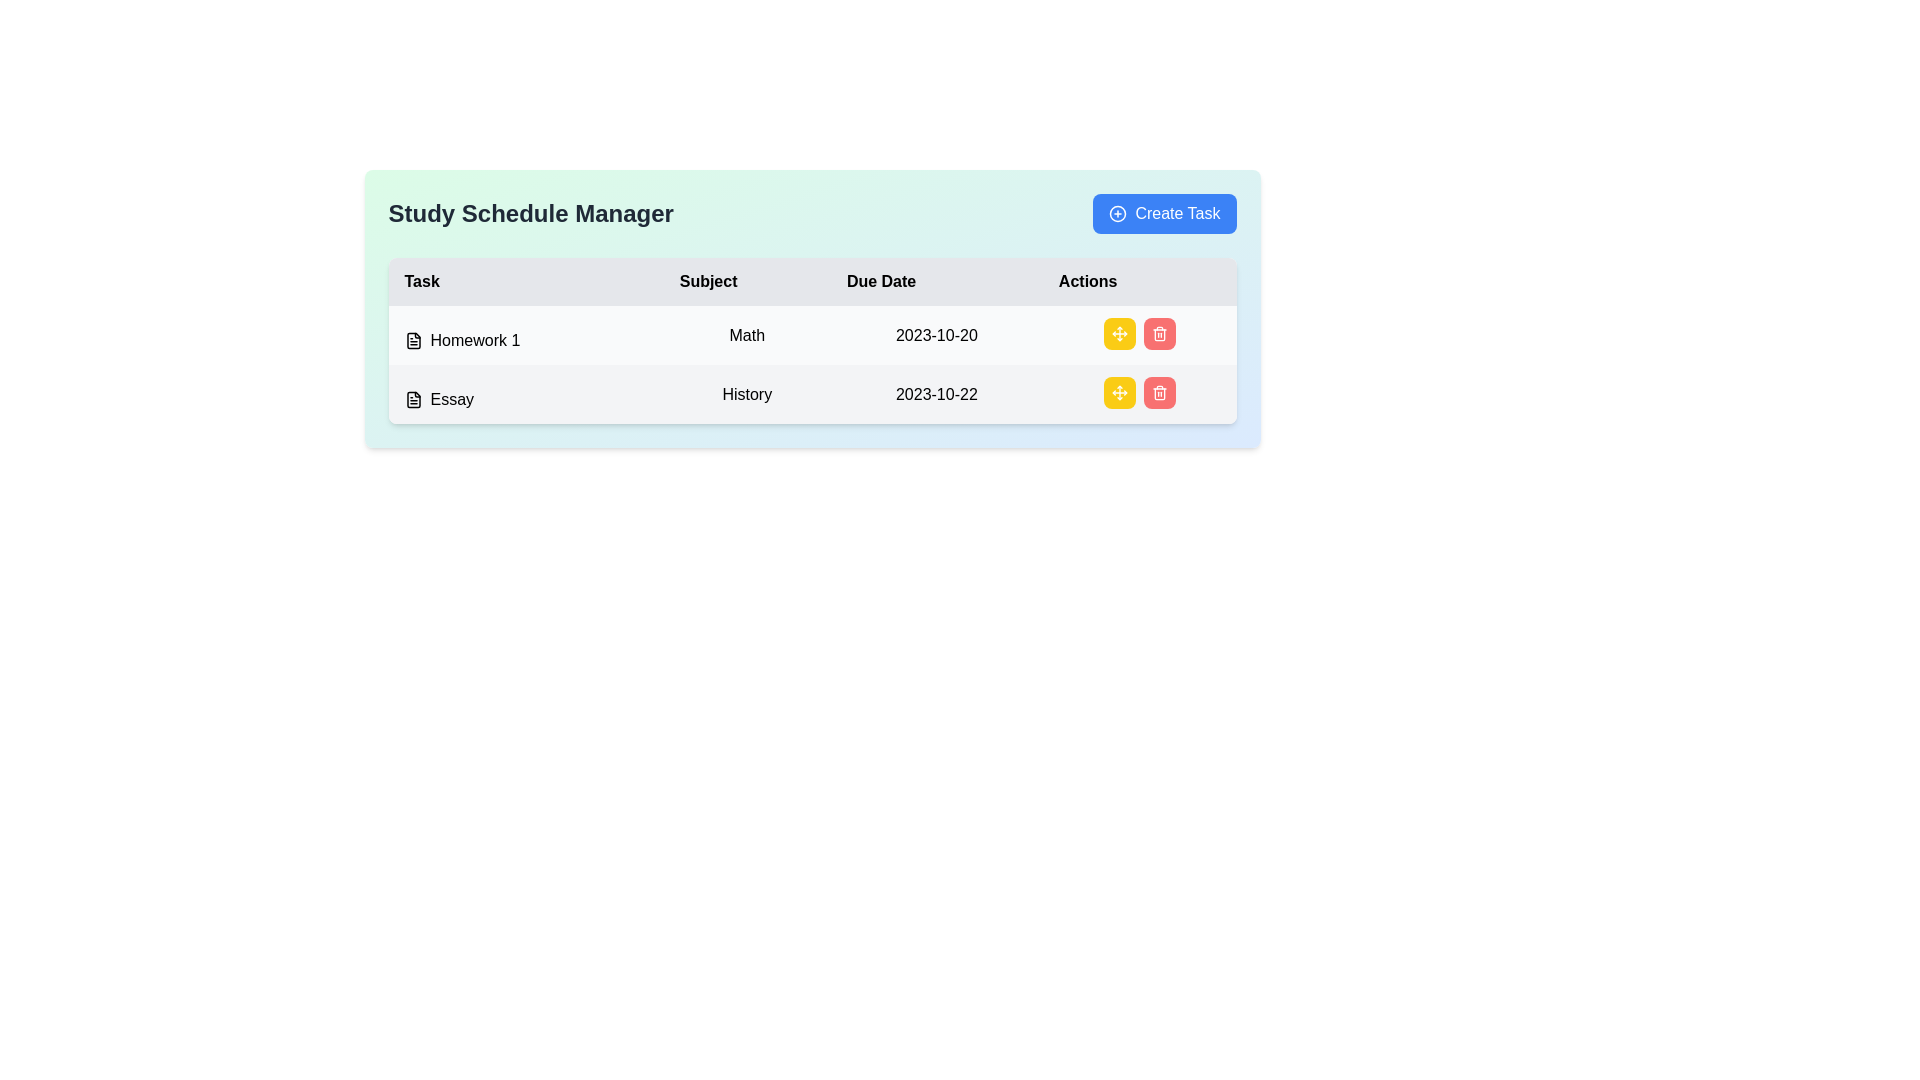 The image size is (1920, 1080). What do you see at coordinates (526, 339) in the screenshot?
I see `the icon associated with the 'Homework 1' task label located in the first row under the 'Task' column` at bounding box center [526, 339].